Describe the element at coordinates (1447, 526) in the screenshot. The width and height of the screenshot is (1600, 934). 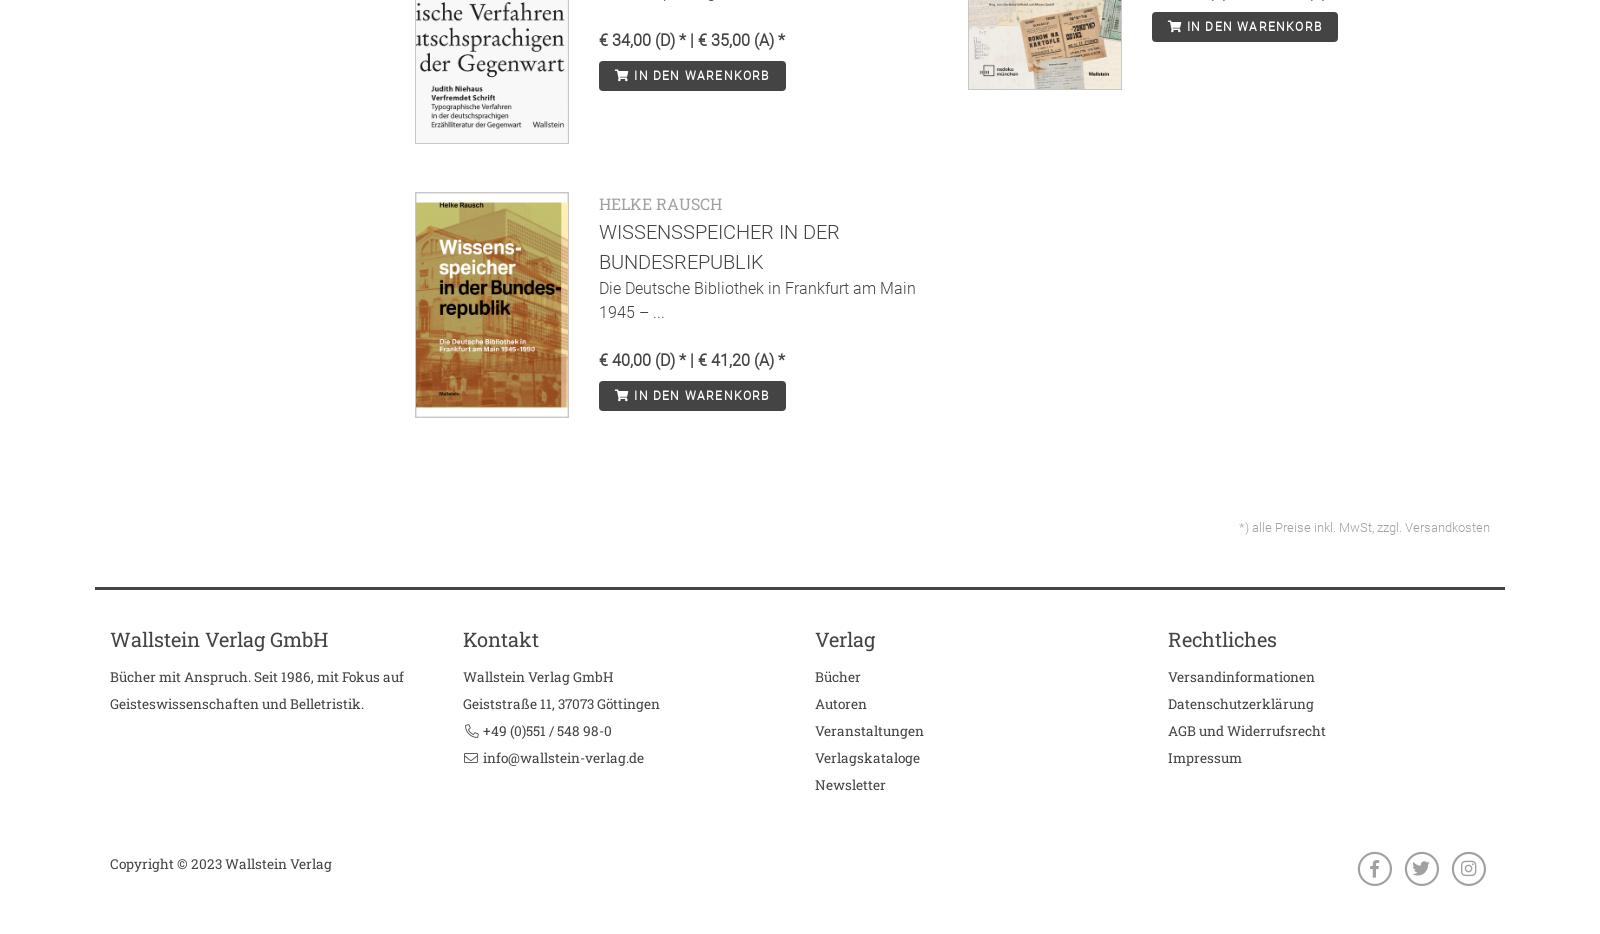
I see `'Versandkosten'` at that location.